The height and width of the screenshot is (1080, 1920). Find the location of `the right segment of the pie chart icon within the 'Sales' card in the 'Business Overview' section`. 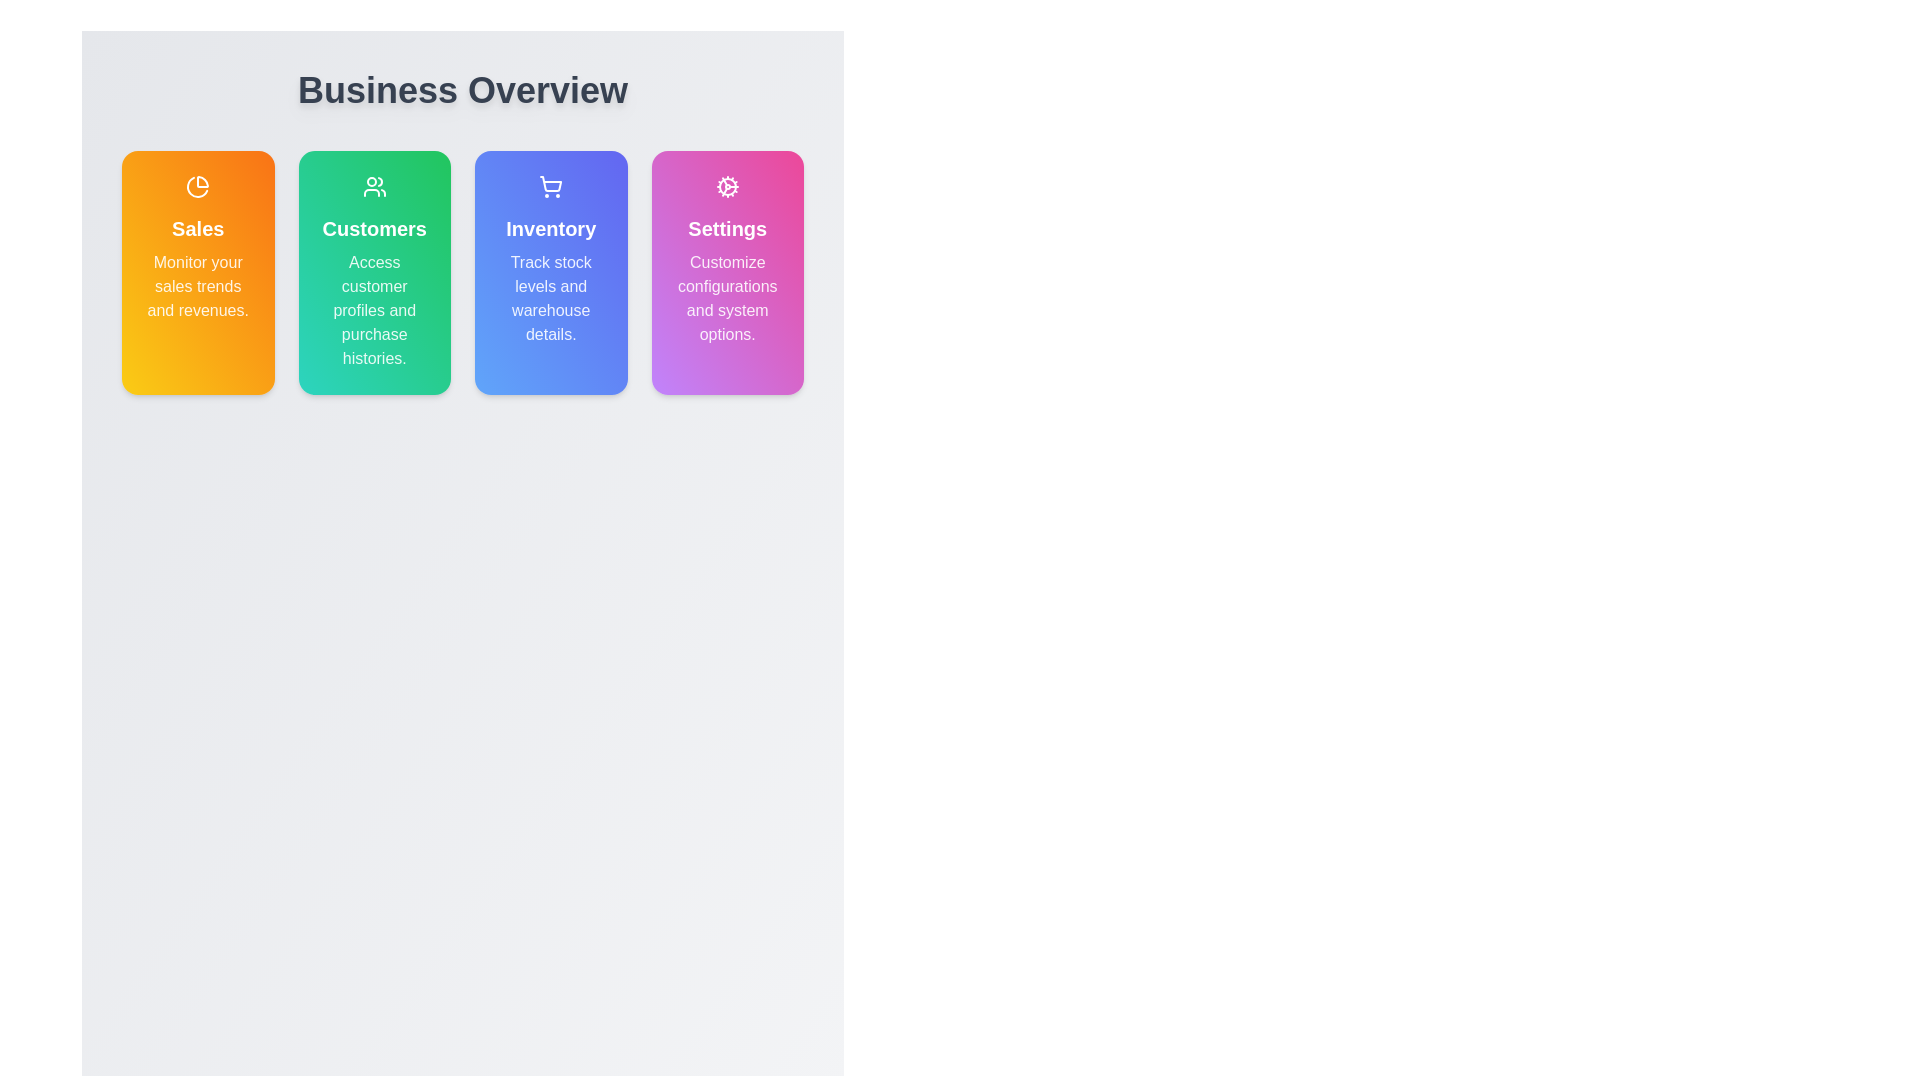

the right segment of the pie chart icon within the 'Sales' card in the 'Business Overview' section is located at coordinates (203, 181).